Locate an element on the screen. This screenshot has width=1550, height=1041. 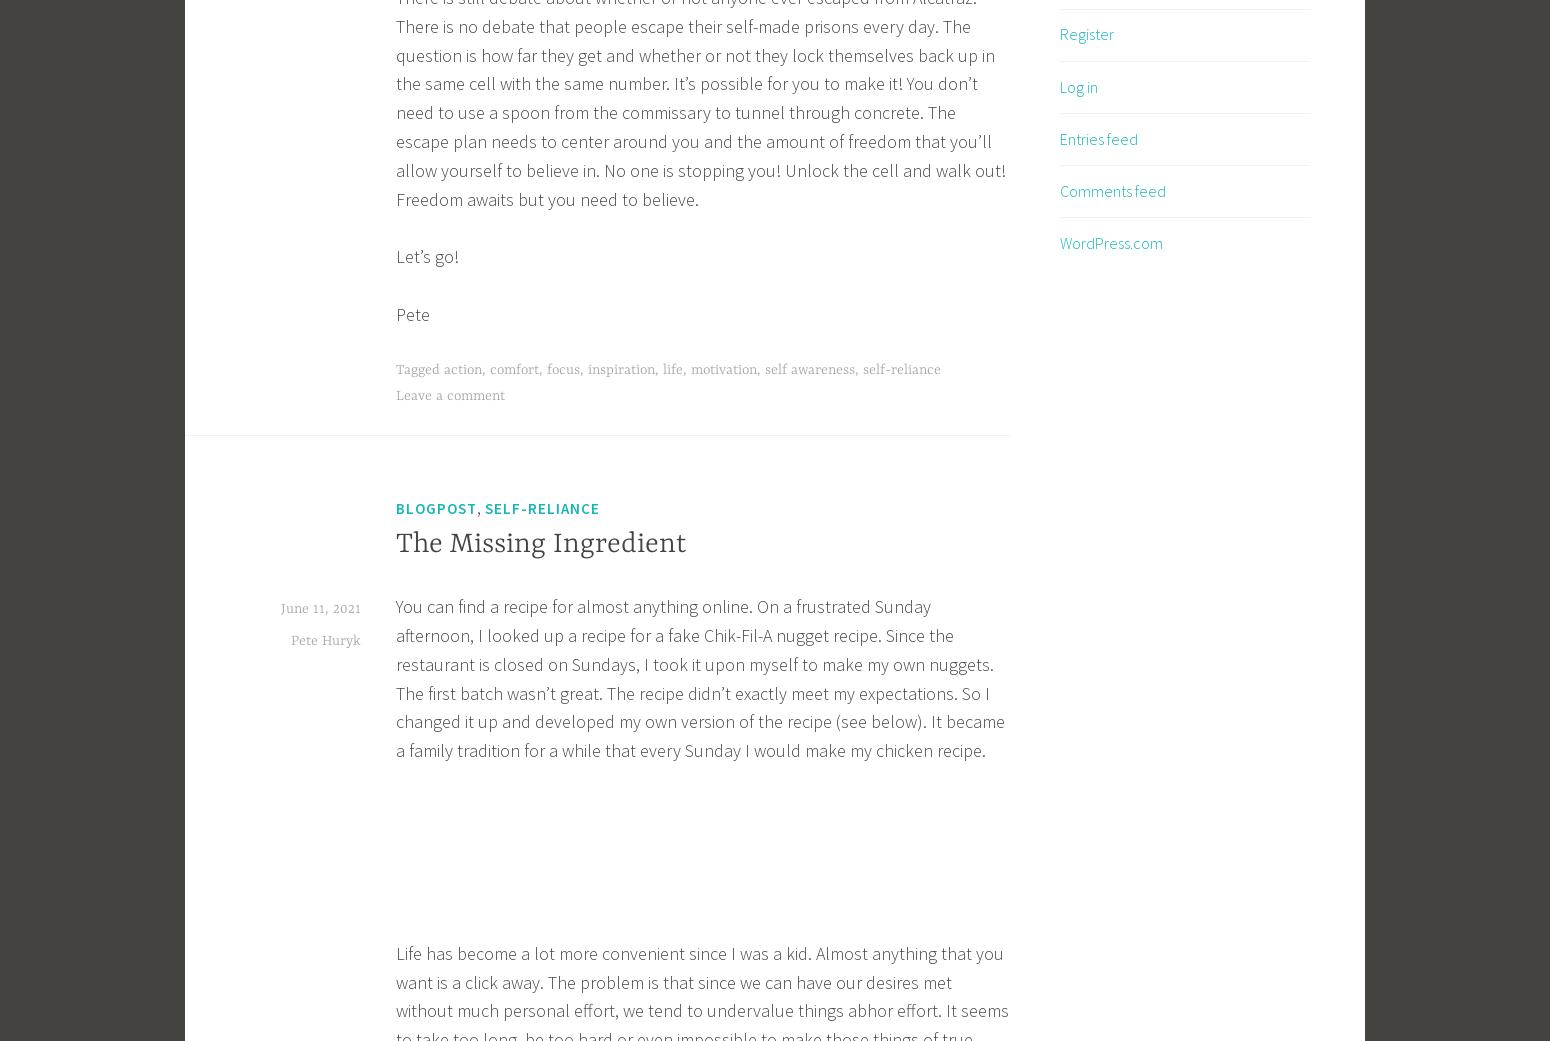
'Log in' is located at coordinates (1078, 84).